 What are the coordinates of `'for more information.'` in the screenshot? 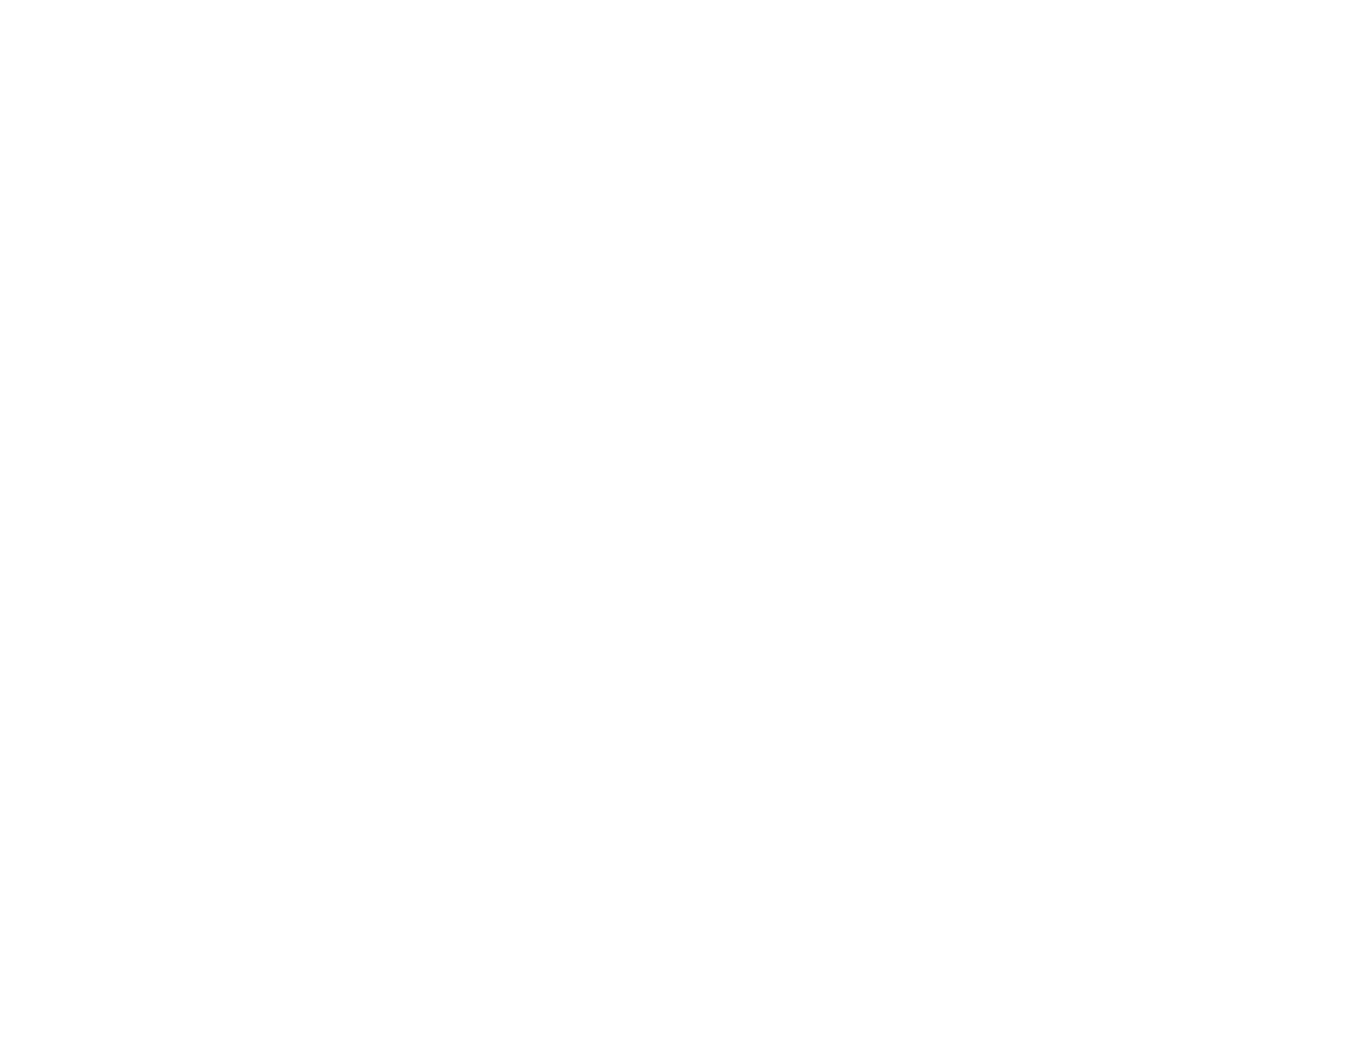 It's located at (459, 149).